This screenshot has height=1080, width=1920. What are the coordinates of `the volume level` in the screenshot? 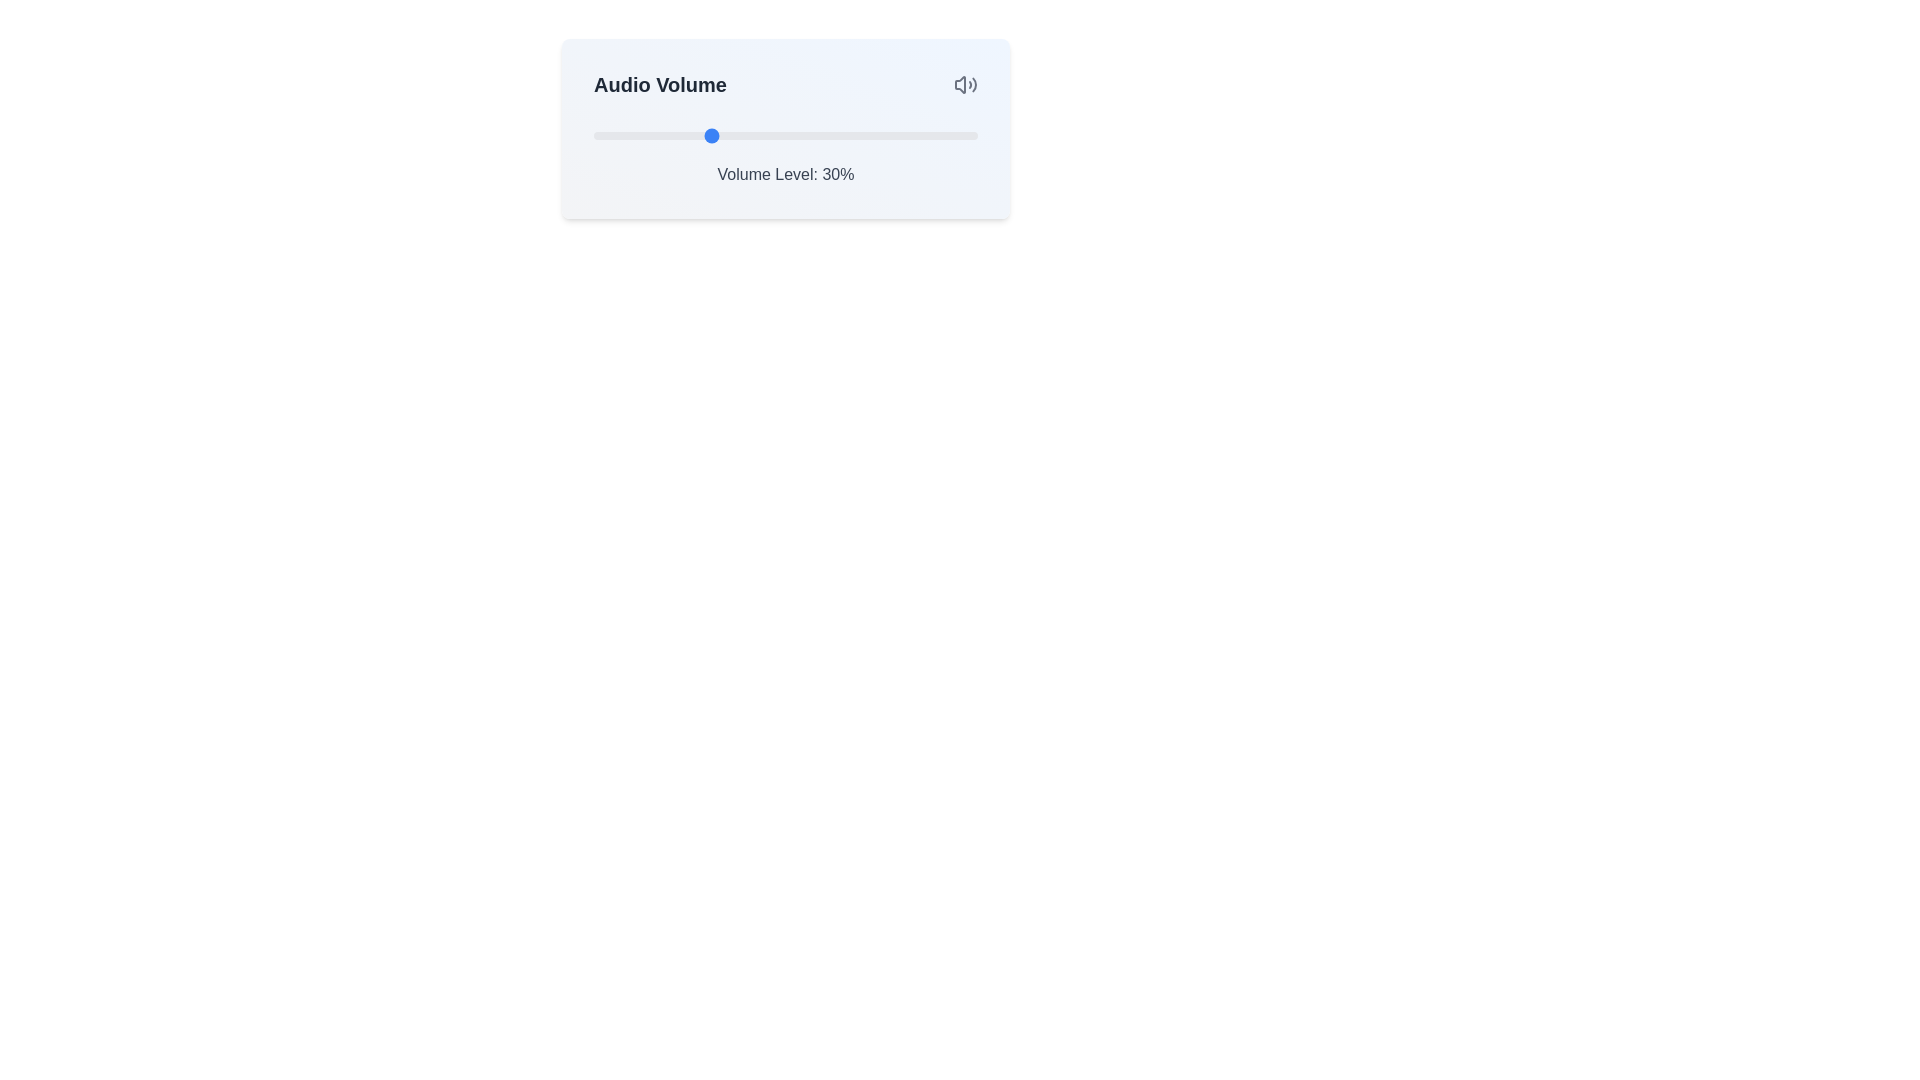 It's located at (731, 135).